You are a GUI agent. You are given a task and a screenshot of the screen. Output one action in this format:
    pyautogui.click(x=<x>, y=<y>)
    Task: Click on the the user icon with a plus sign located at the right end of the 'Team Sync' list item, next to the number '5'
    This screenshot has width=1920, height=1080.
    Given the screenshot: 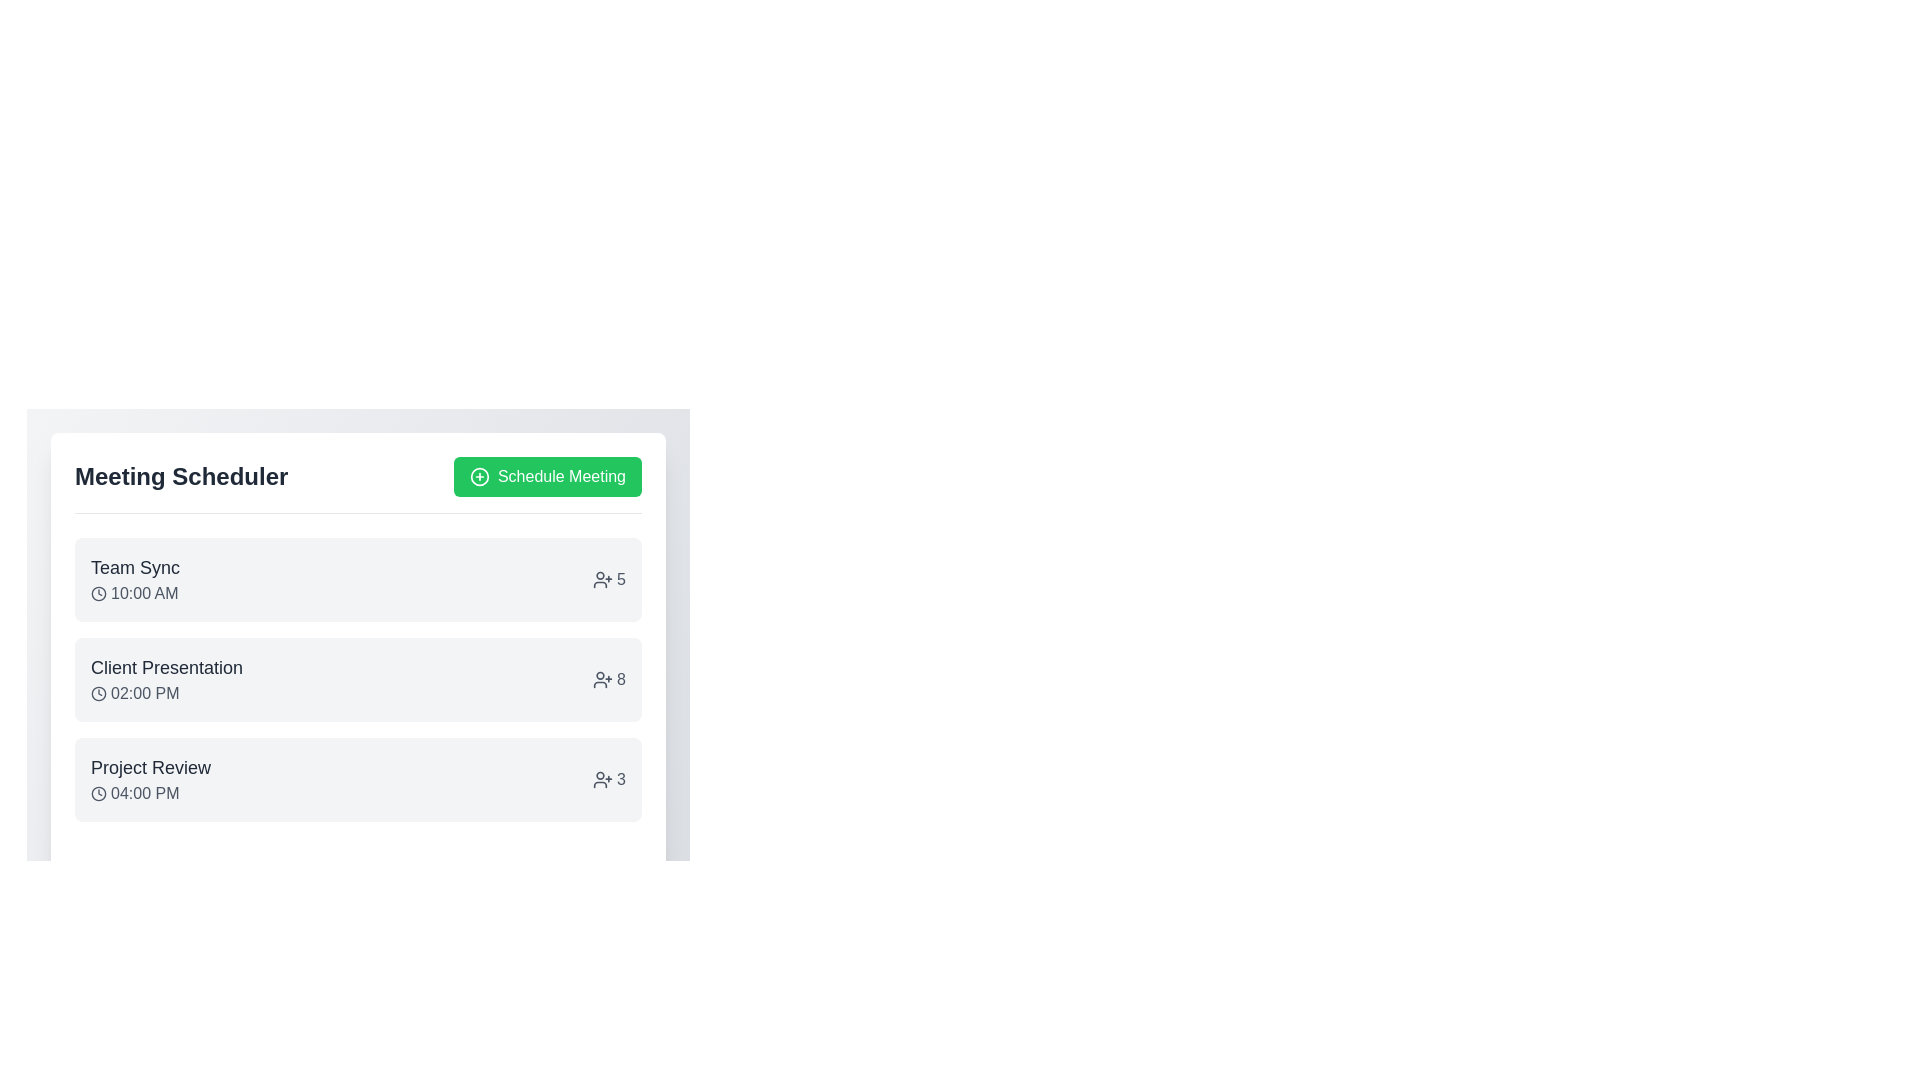 What is the action you would take?
    pyautogui.click(x=602, y=579)
    